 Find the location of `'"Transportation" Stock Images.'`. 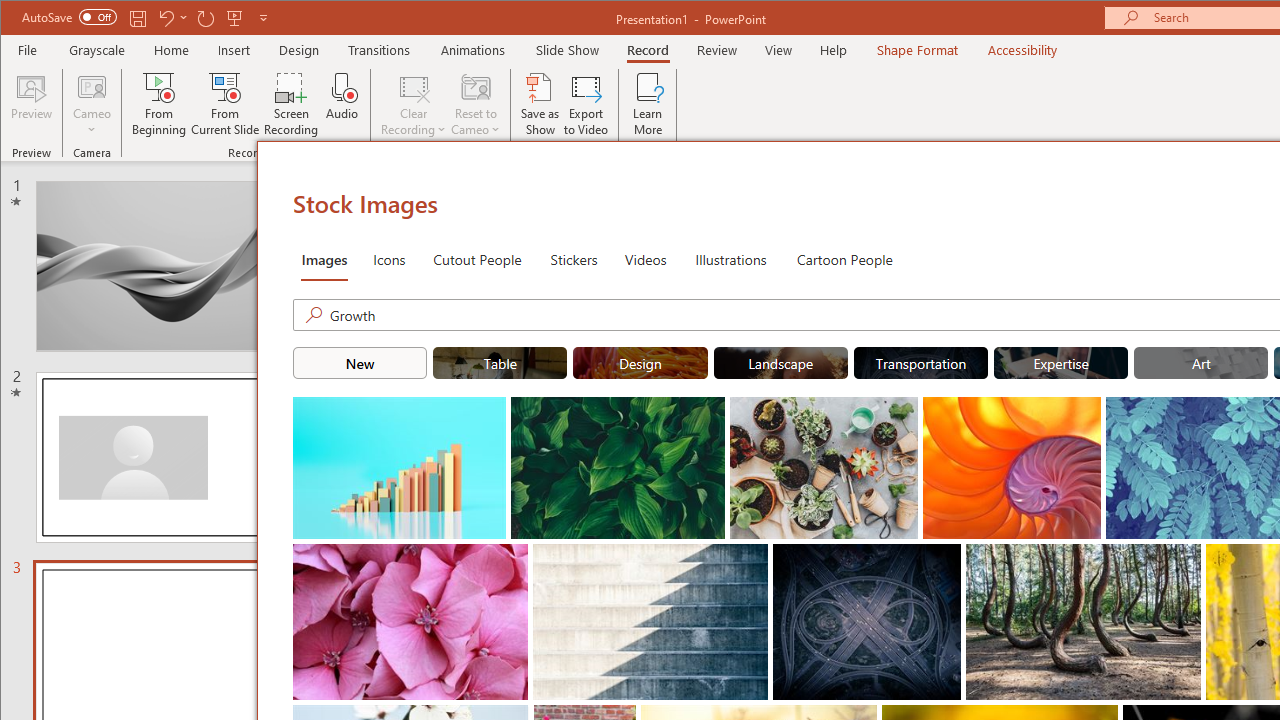

'"Transportation" Stock Images.' is located at coordinates (919, 362).